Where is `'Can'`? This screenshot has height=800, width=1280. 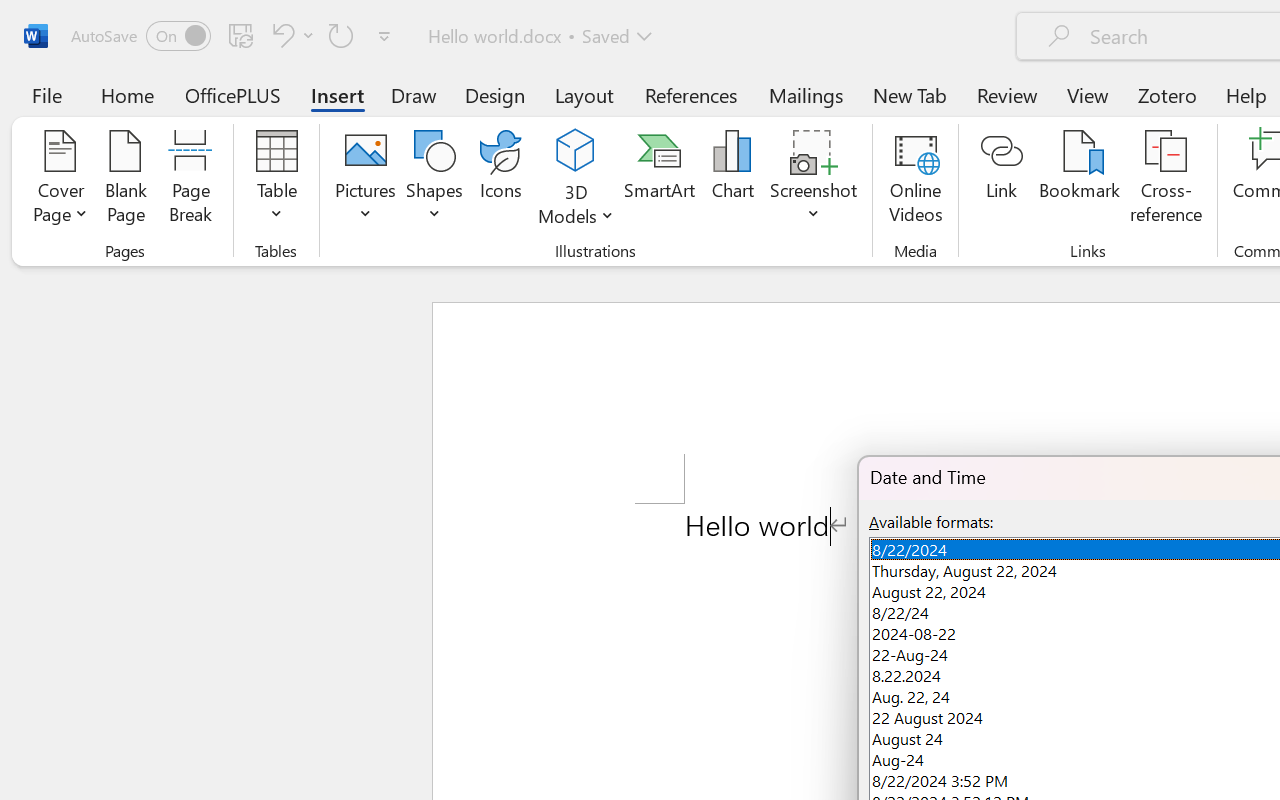 'Can' is located at coordinates (289, 34).